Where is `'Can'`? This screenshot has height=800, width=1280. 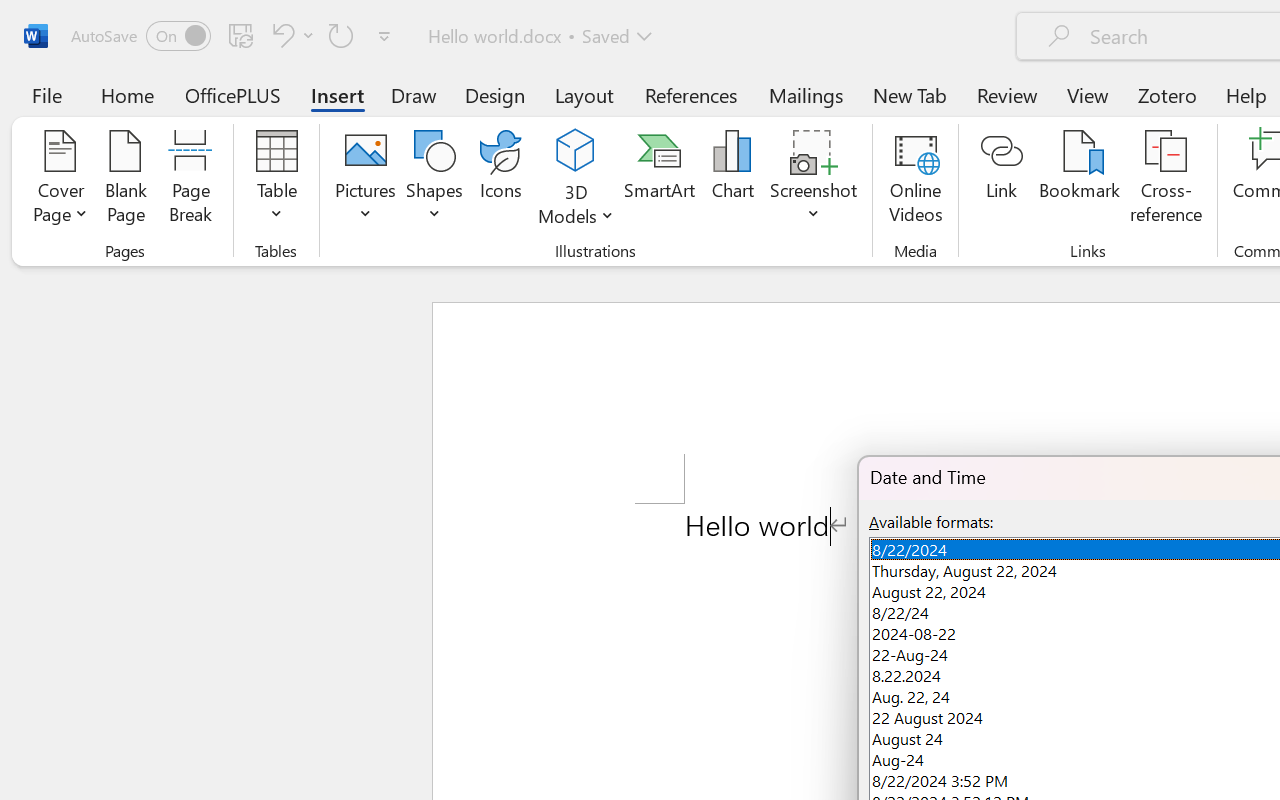 'Can' is located at coordinates (289, 34).